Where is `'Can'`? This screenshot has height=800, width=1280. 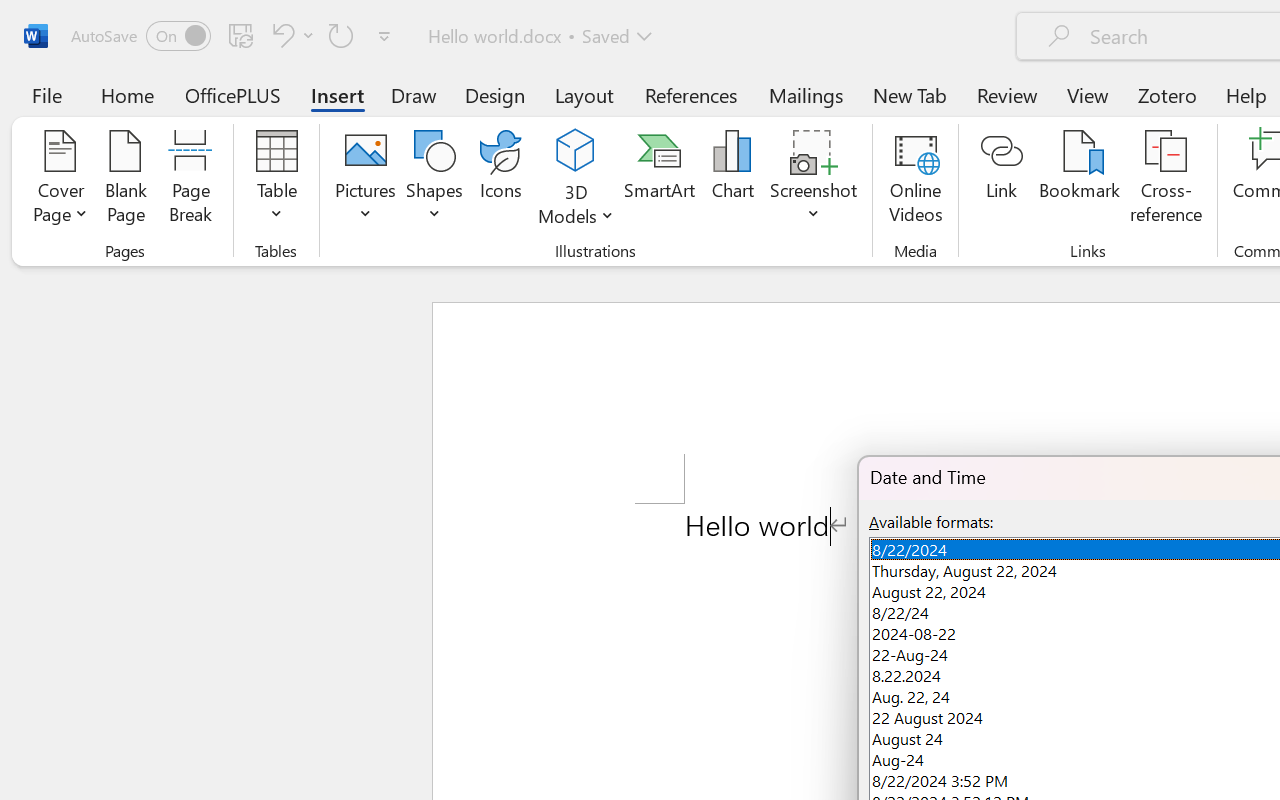 'Can' is located at coordinates (289, 34).